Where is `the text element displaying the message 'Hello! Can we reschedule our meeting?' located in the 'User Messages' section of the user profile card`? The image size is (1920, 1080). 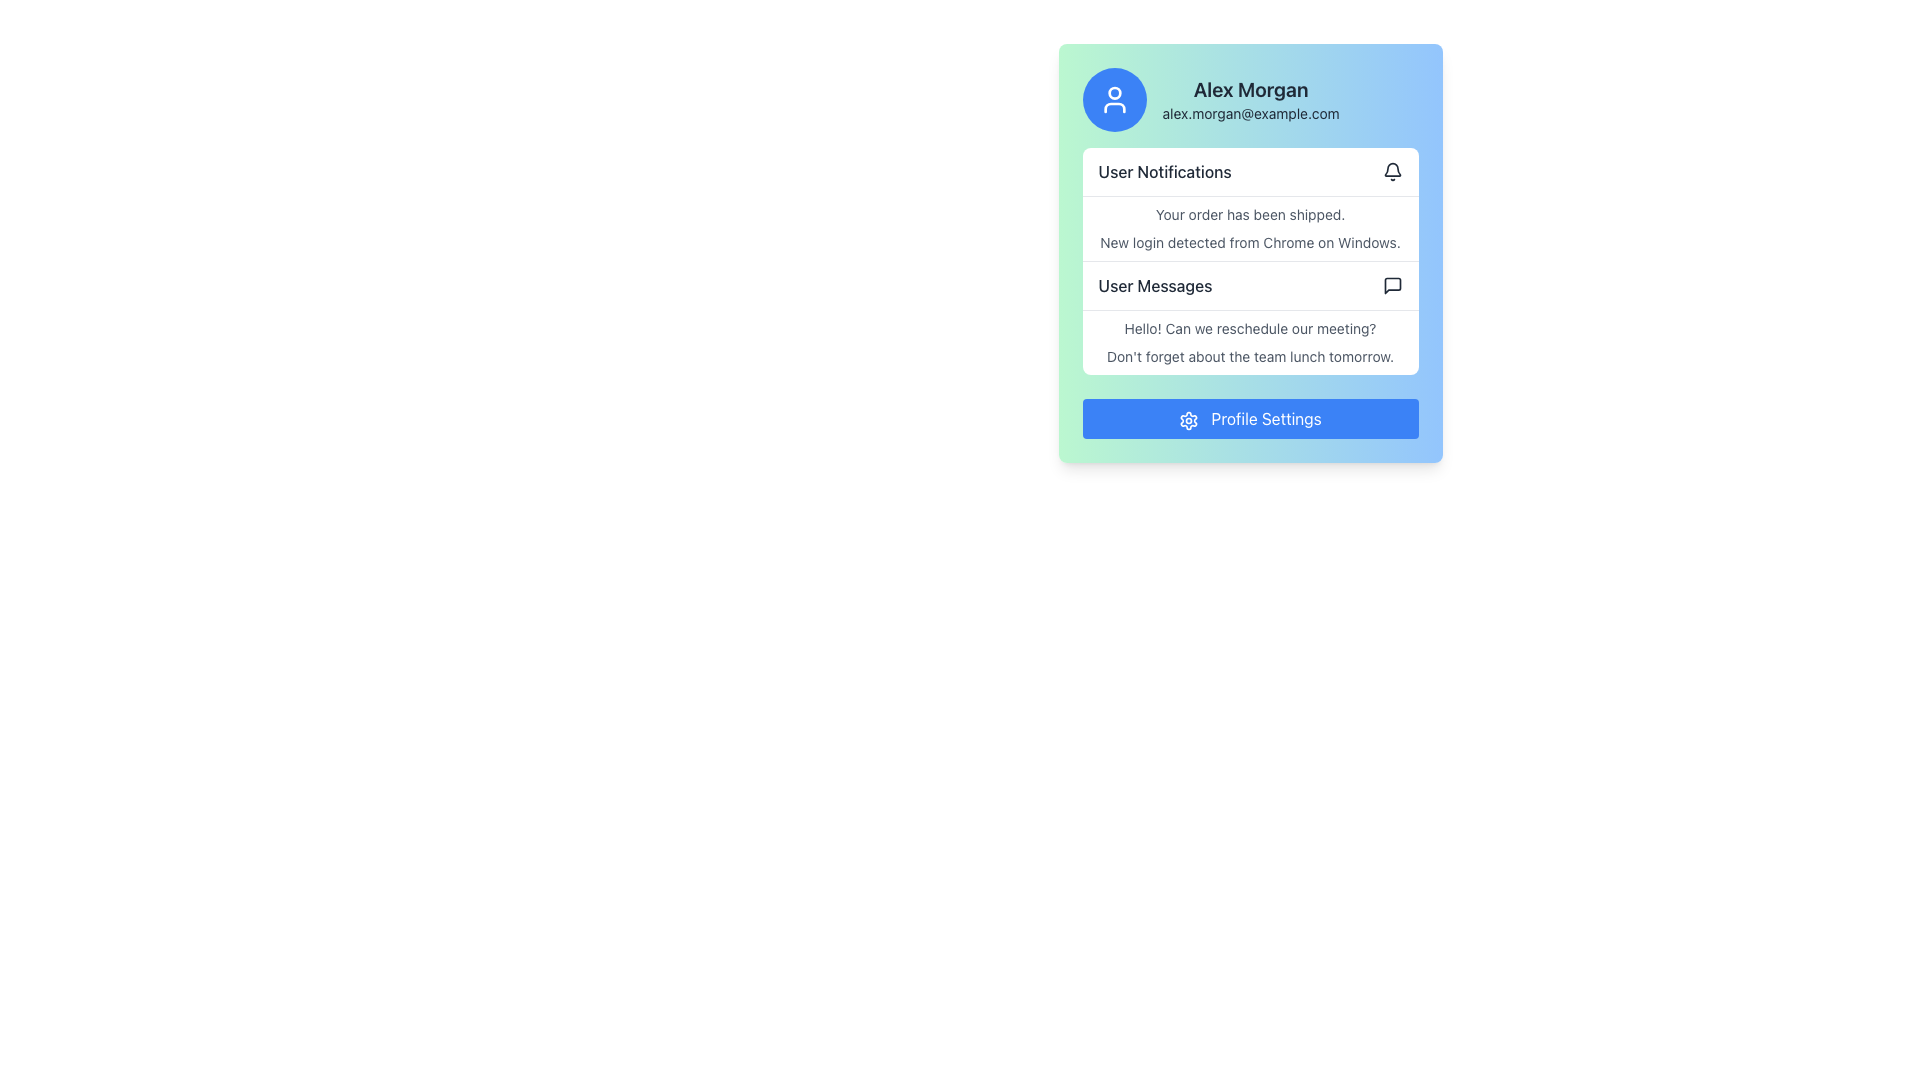 the text element displaying the message 'Hello! Can we reschedule our meeting?' located in the 'User Messages' section of the user profile card is located at coordinates (1249, 327).